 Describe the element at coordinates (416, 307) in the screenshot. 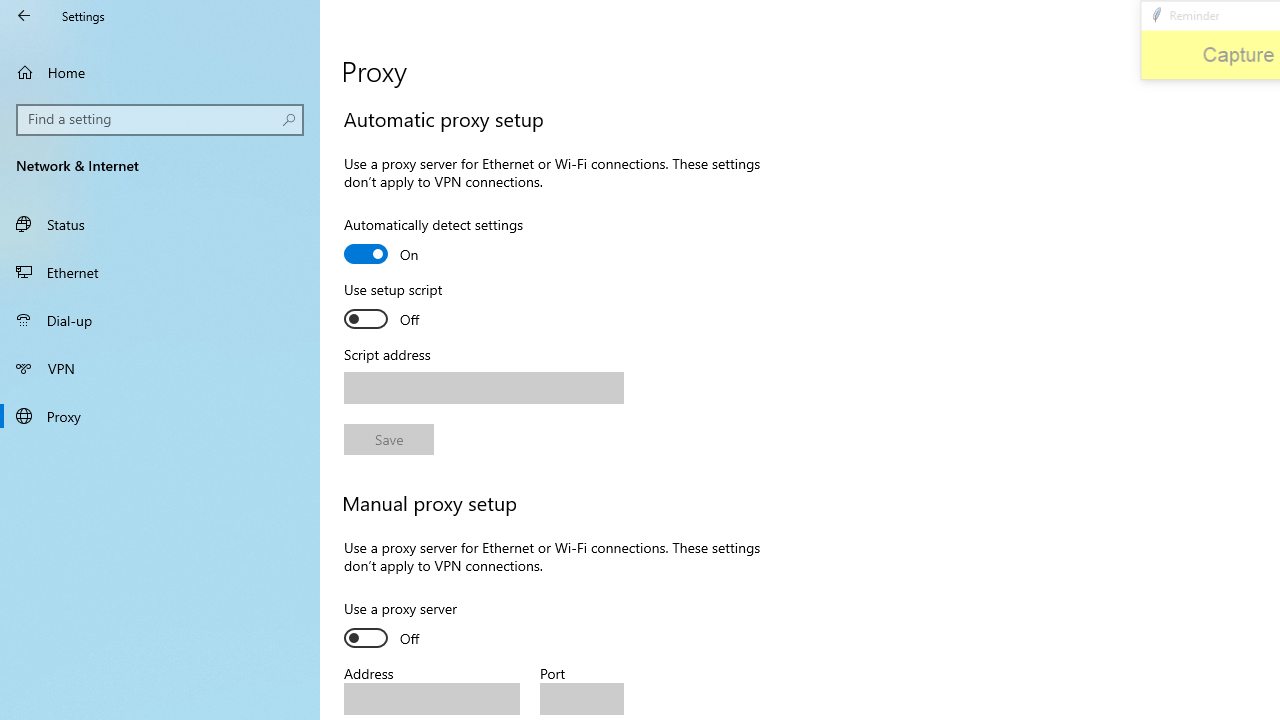

I see `'Use setup script'` at that location.